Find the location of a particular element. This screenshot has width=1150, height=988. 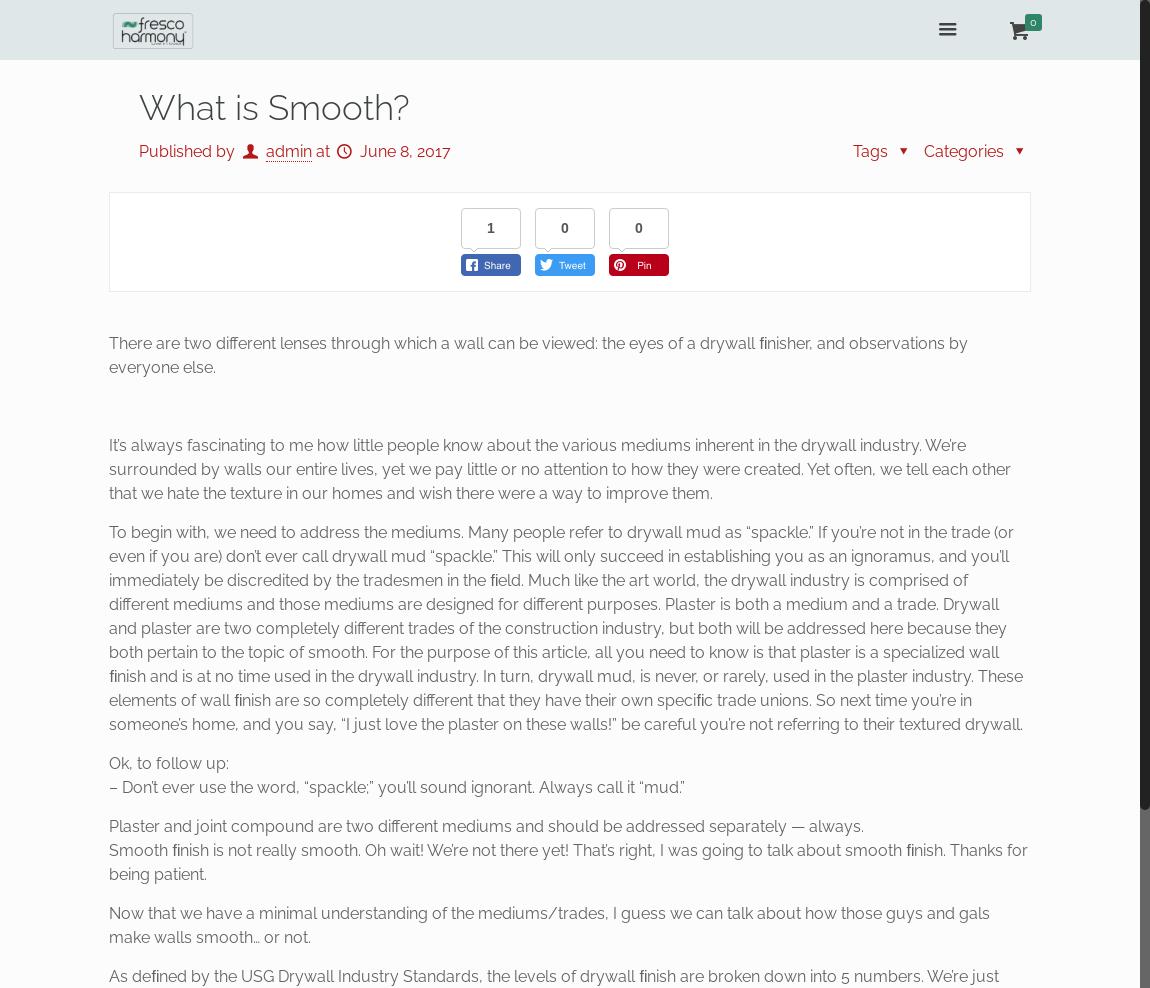

'To begin with, we need to address the mediums. Many people refer to drywall mud as “spackle.” If you’re not in the trade (or even if you are) don’t ever call drywall mud “spackle.” This will only succeed in establishing you as an ignoramus, and you’ll immediately be discredited by the tradesmen in the ﬁeld. Much like the art world, the drywall industry is comprised of different mediums and those mediums are designed for different purposes. Plaster is both a medium and a trade. Drywall and plaster are two completely different trades of the construction industry, but both will be addressed here because they both pertain to the topic of smooth. For the purpose of this article, all you need to know is that plaster is a specialized wall ﬁnish and is at no time used in the drywall industry. In turn, drywall mud, is never, or rarely, used in the plaster industry. These elements of wall ﬁnish are so completely different that they have their own speciﬁc trade unions. So next time you’re in someone’s home, and you say, “I just love the plaster on these walls!” be careful you’re not referring to their textured drywall.' is located at coordinates (566, 627).